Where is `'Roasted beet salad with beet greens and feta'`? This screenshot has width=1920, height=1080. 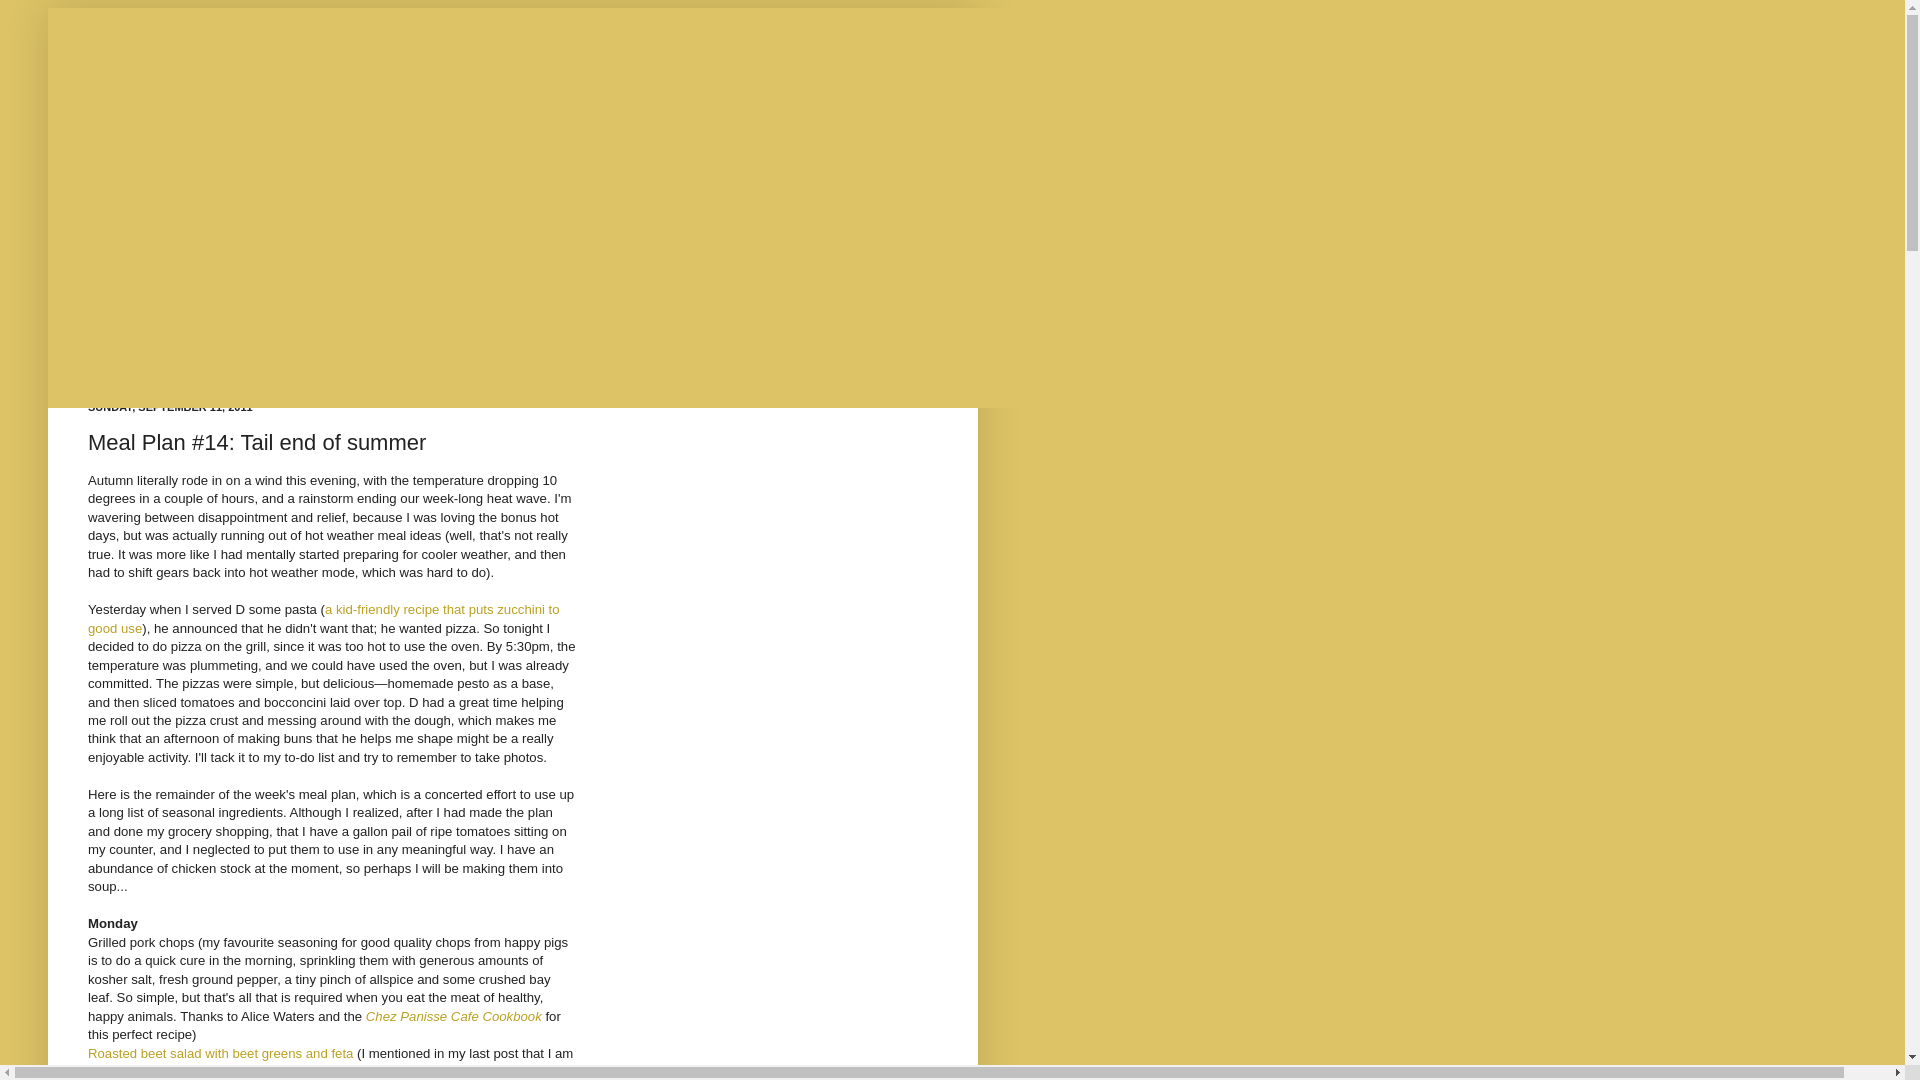
'Roasted beet salad with beet greens and feta' is located at coordinates (220, 1052).